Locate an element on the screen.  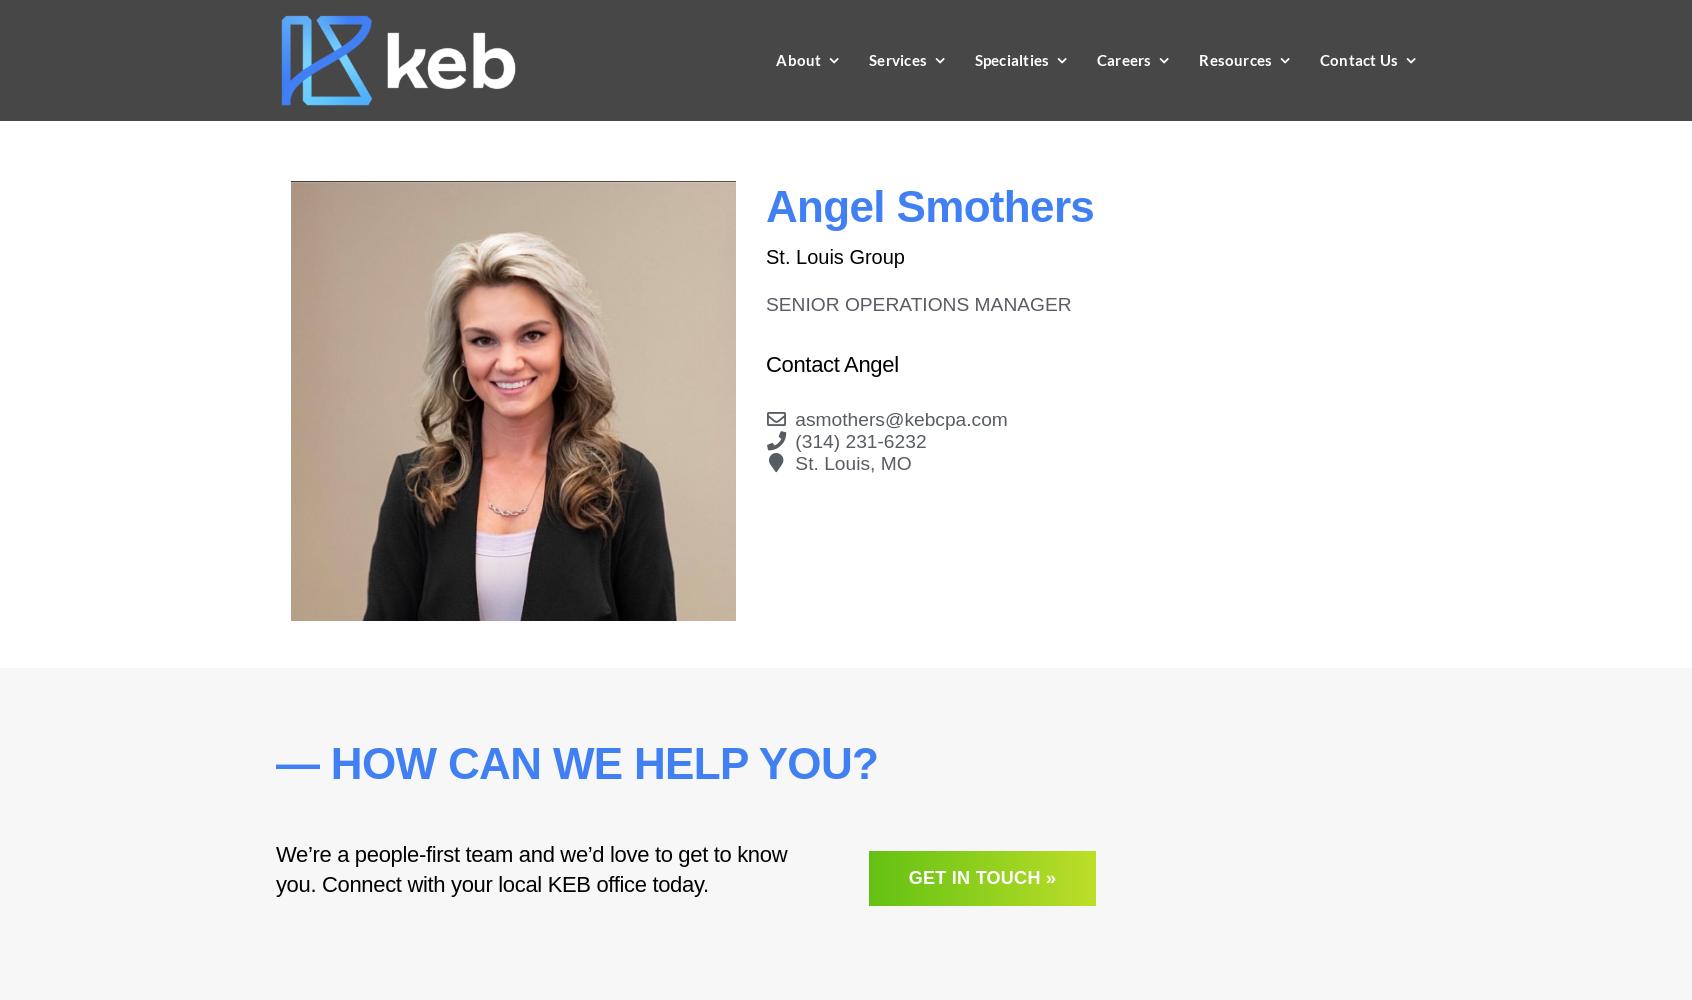
'News & Insights' is located at coordinates (1274, 114).